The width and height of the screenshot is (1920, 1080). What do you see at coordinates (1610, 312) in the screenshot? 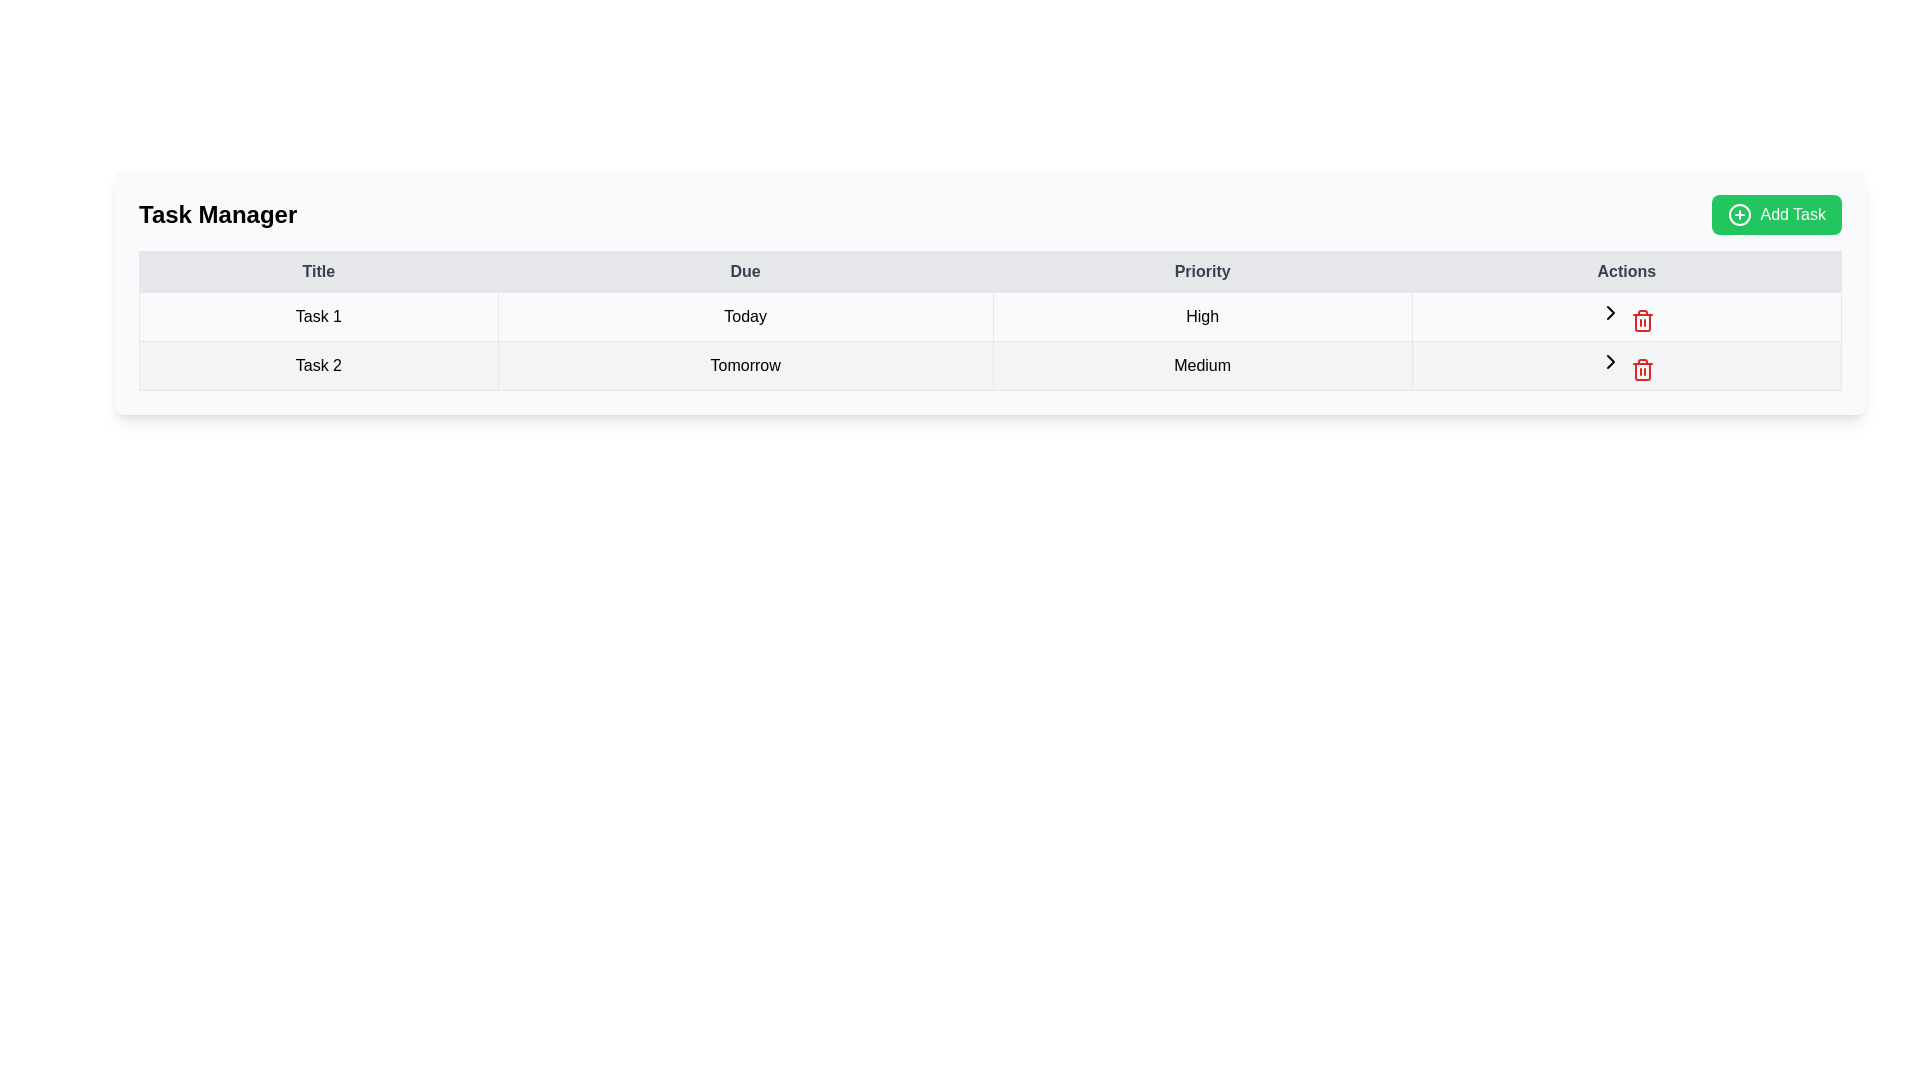
I see `the rightward chevron arrow icon in the 'Actions' column of the task list adjacent to 'Task 2' for tooltip or visual feedback` at bounding box center [1610, 312].